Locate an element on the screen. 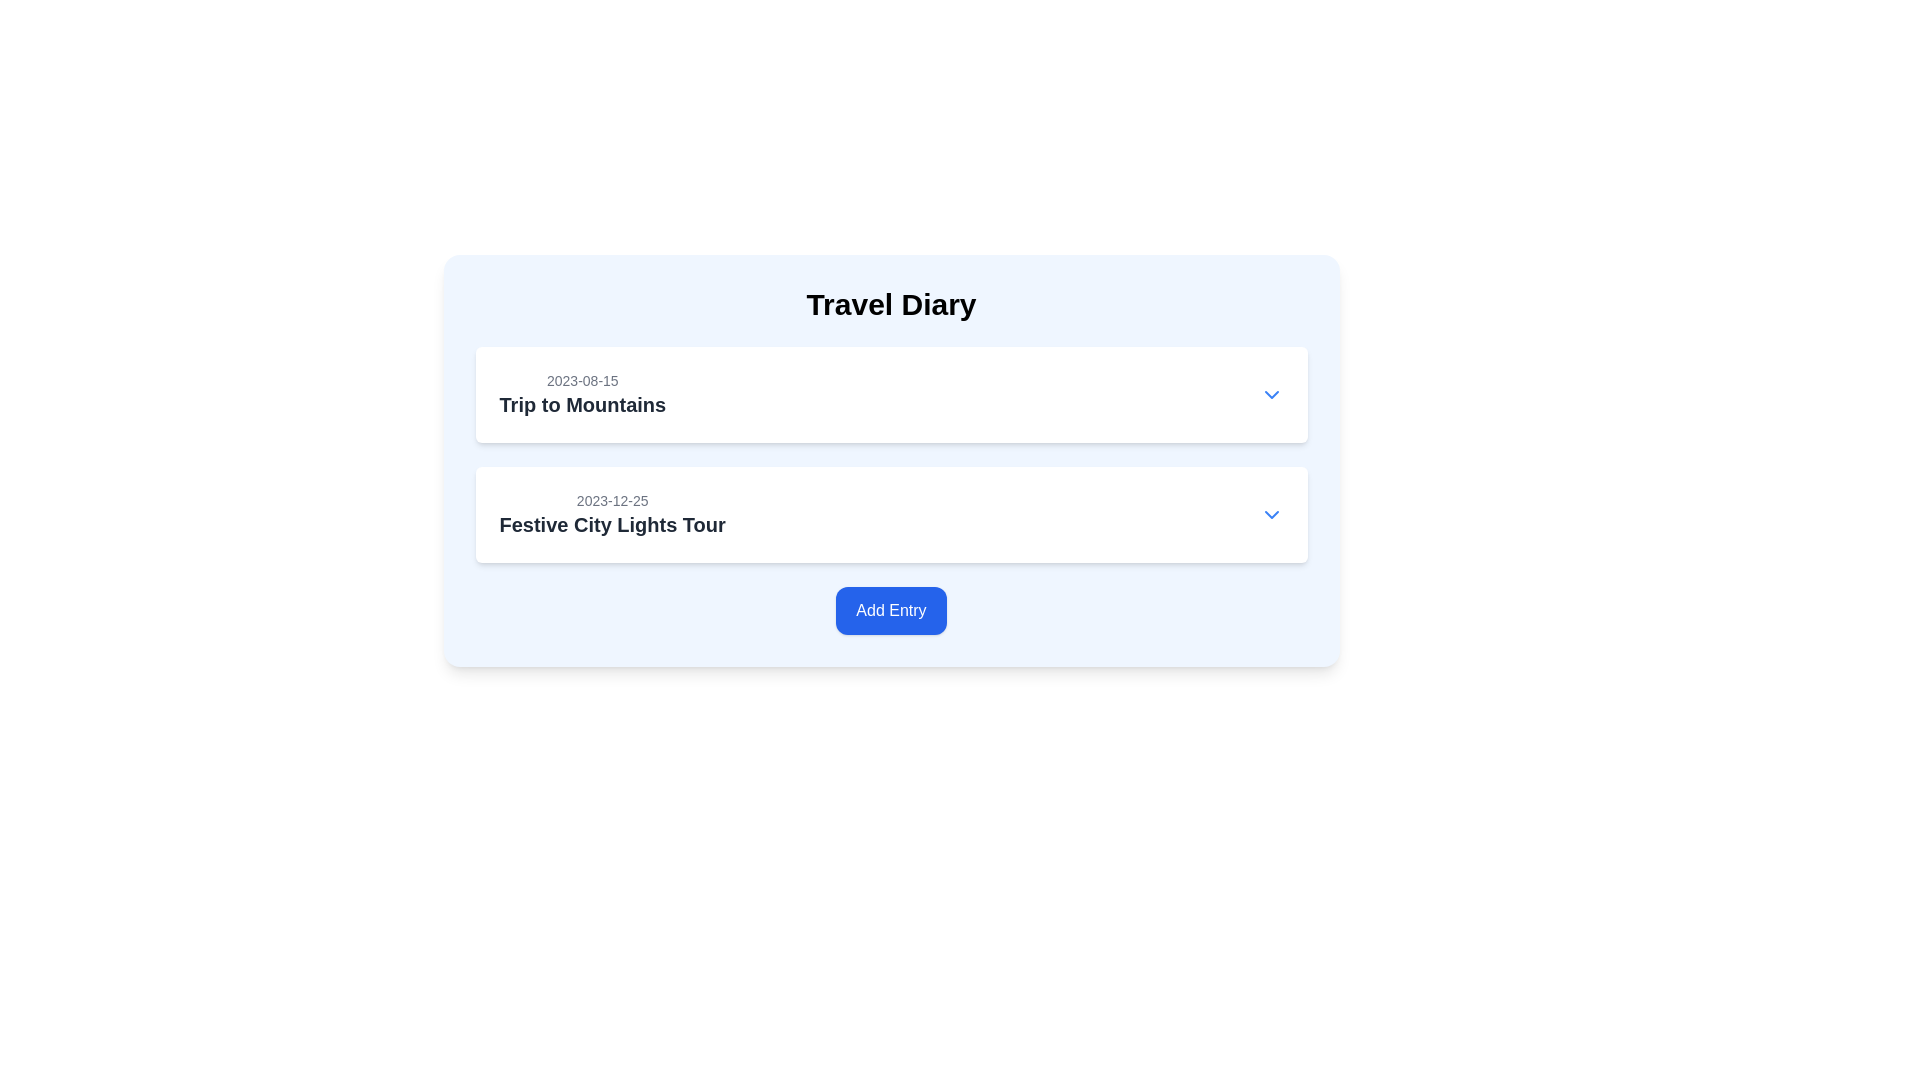  on the 'Festive City Lights Tour' list item card, which is the second card in the list below the 'Trip is located at coordinates (890, 514).